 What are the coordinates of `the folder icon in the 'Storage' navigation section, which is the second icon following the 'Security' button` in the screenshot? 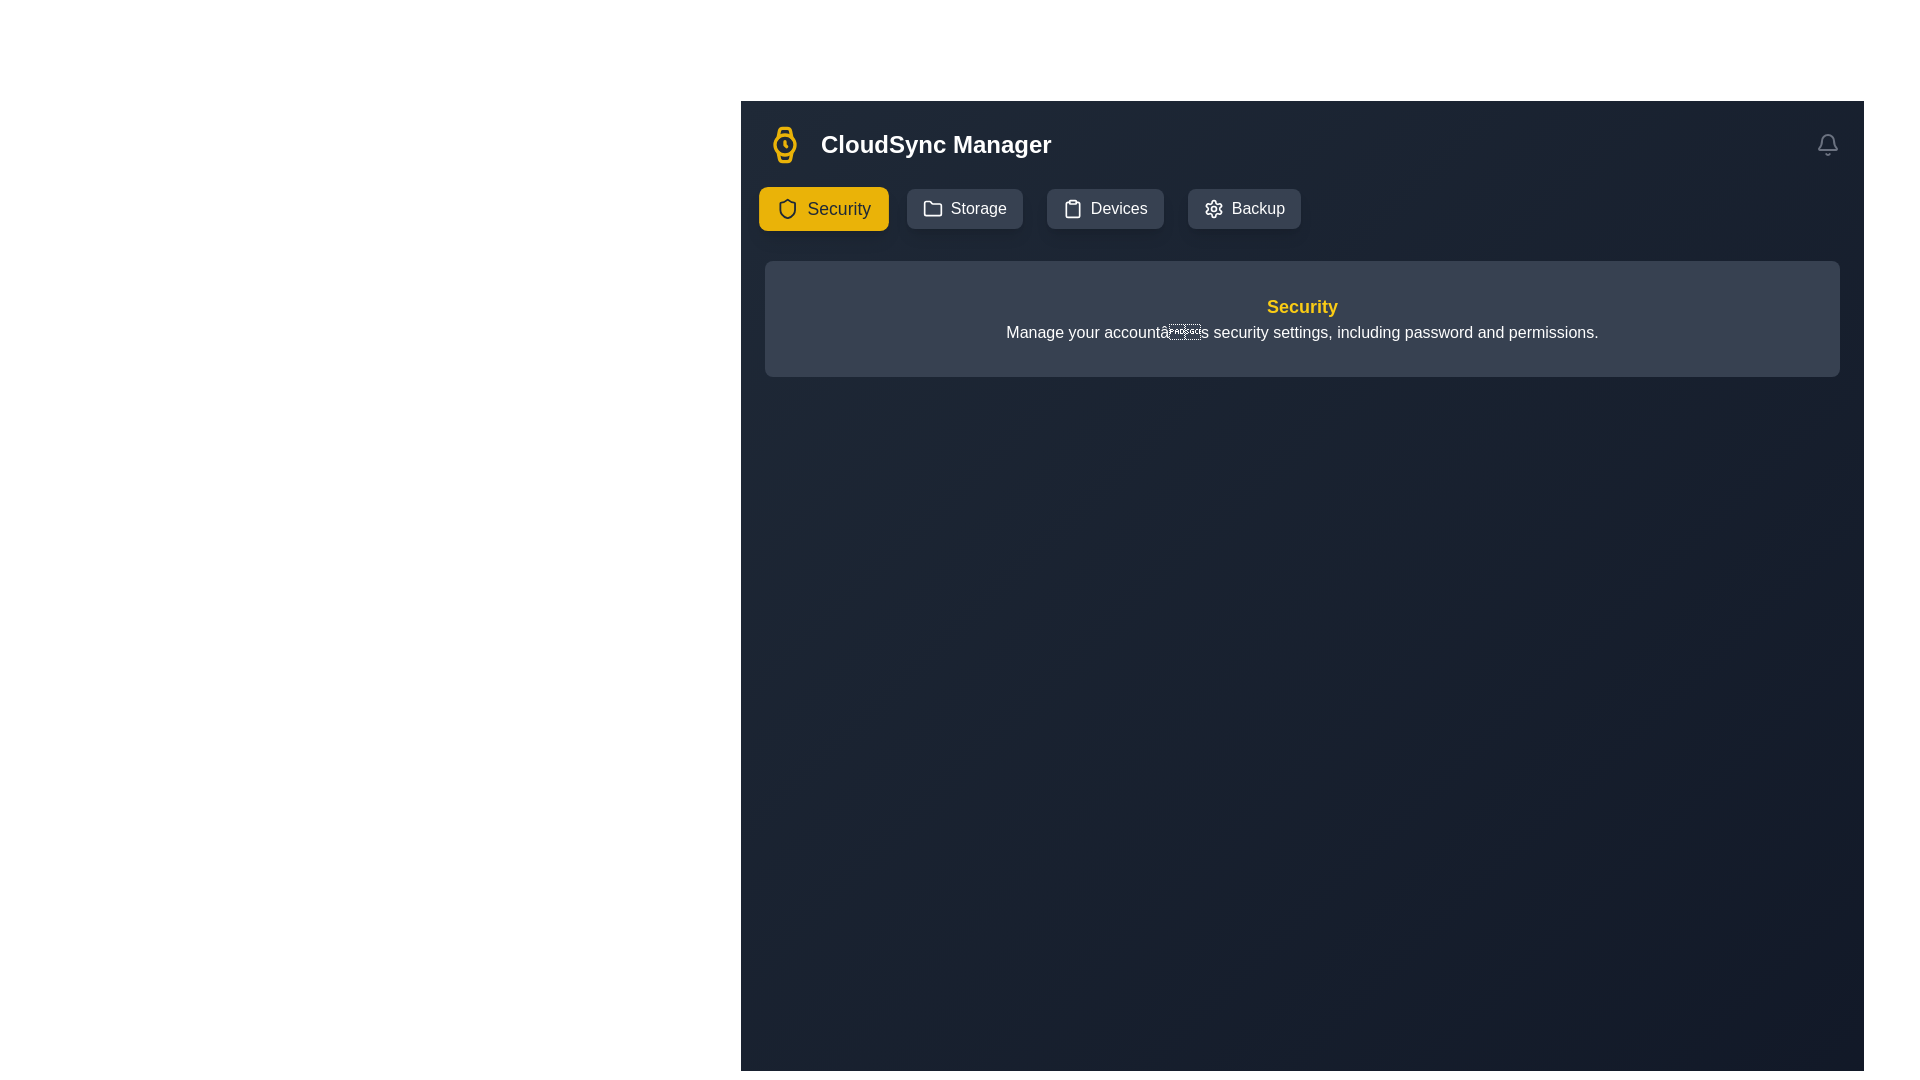 It's located at (931, 208).